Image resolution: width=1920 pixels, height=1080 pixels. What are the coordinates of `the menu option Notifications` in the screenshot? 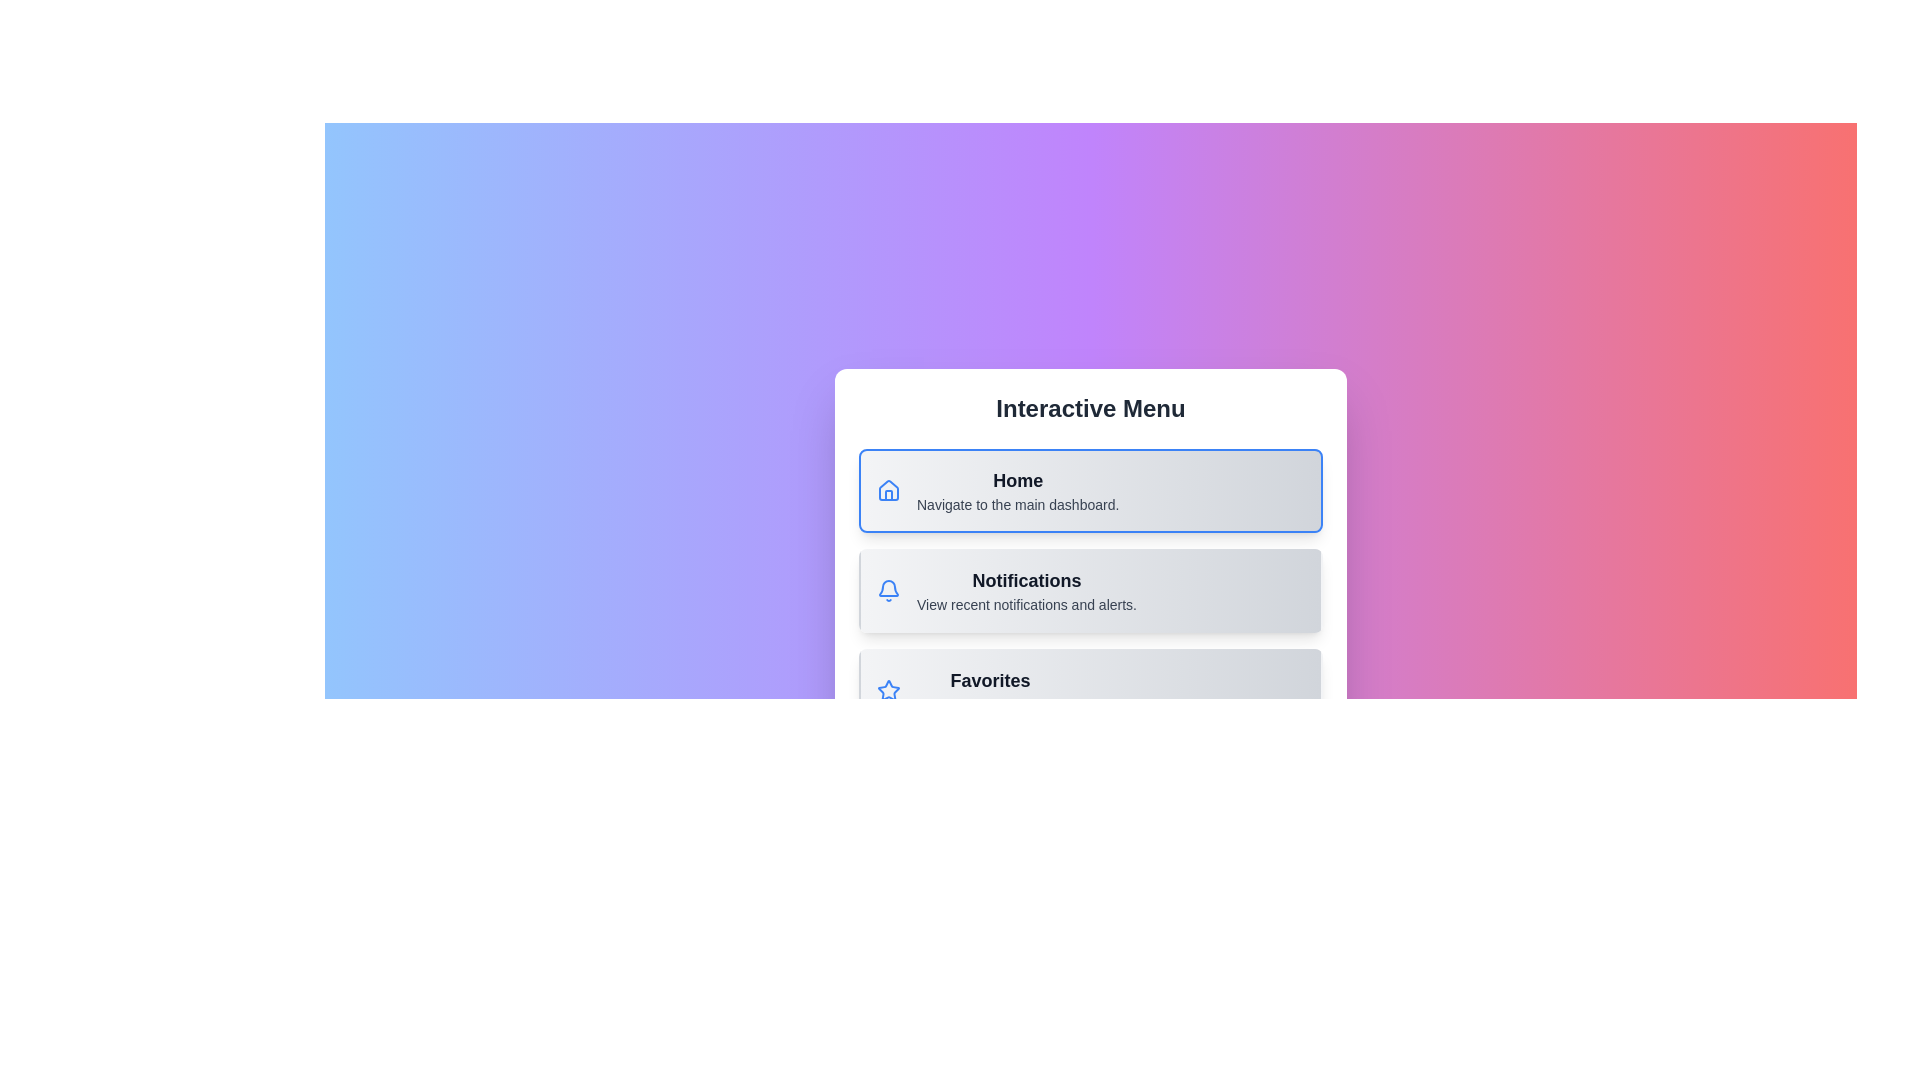 It's located at (1089, 589).